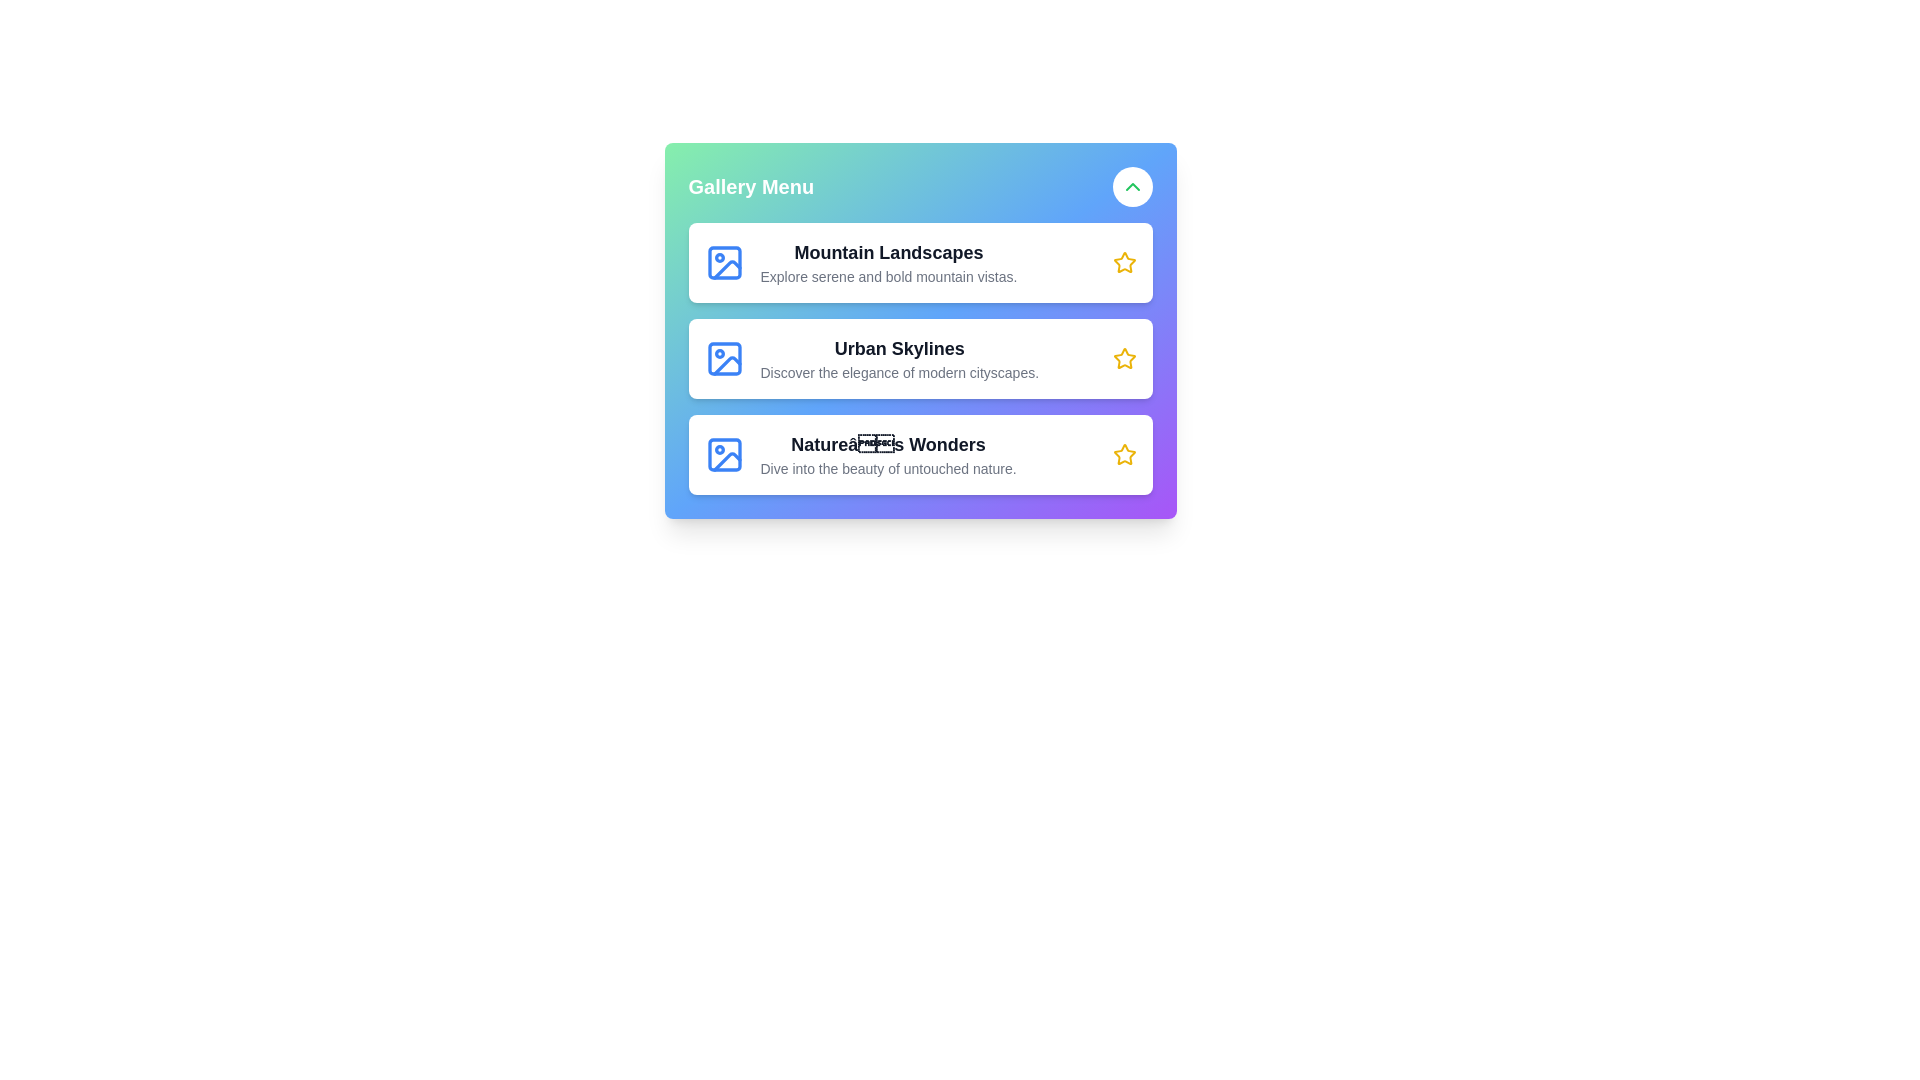  What do you see at coordinates (919, 357) in the screenshot?
I see `the gallery item Urban Skylines to trigger its hover effect` at bounding box center [919, 357].